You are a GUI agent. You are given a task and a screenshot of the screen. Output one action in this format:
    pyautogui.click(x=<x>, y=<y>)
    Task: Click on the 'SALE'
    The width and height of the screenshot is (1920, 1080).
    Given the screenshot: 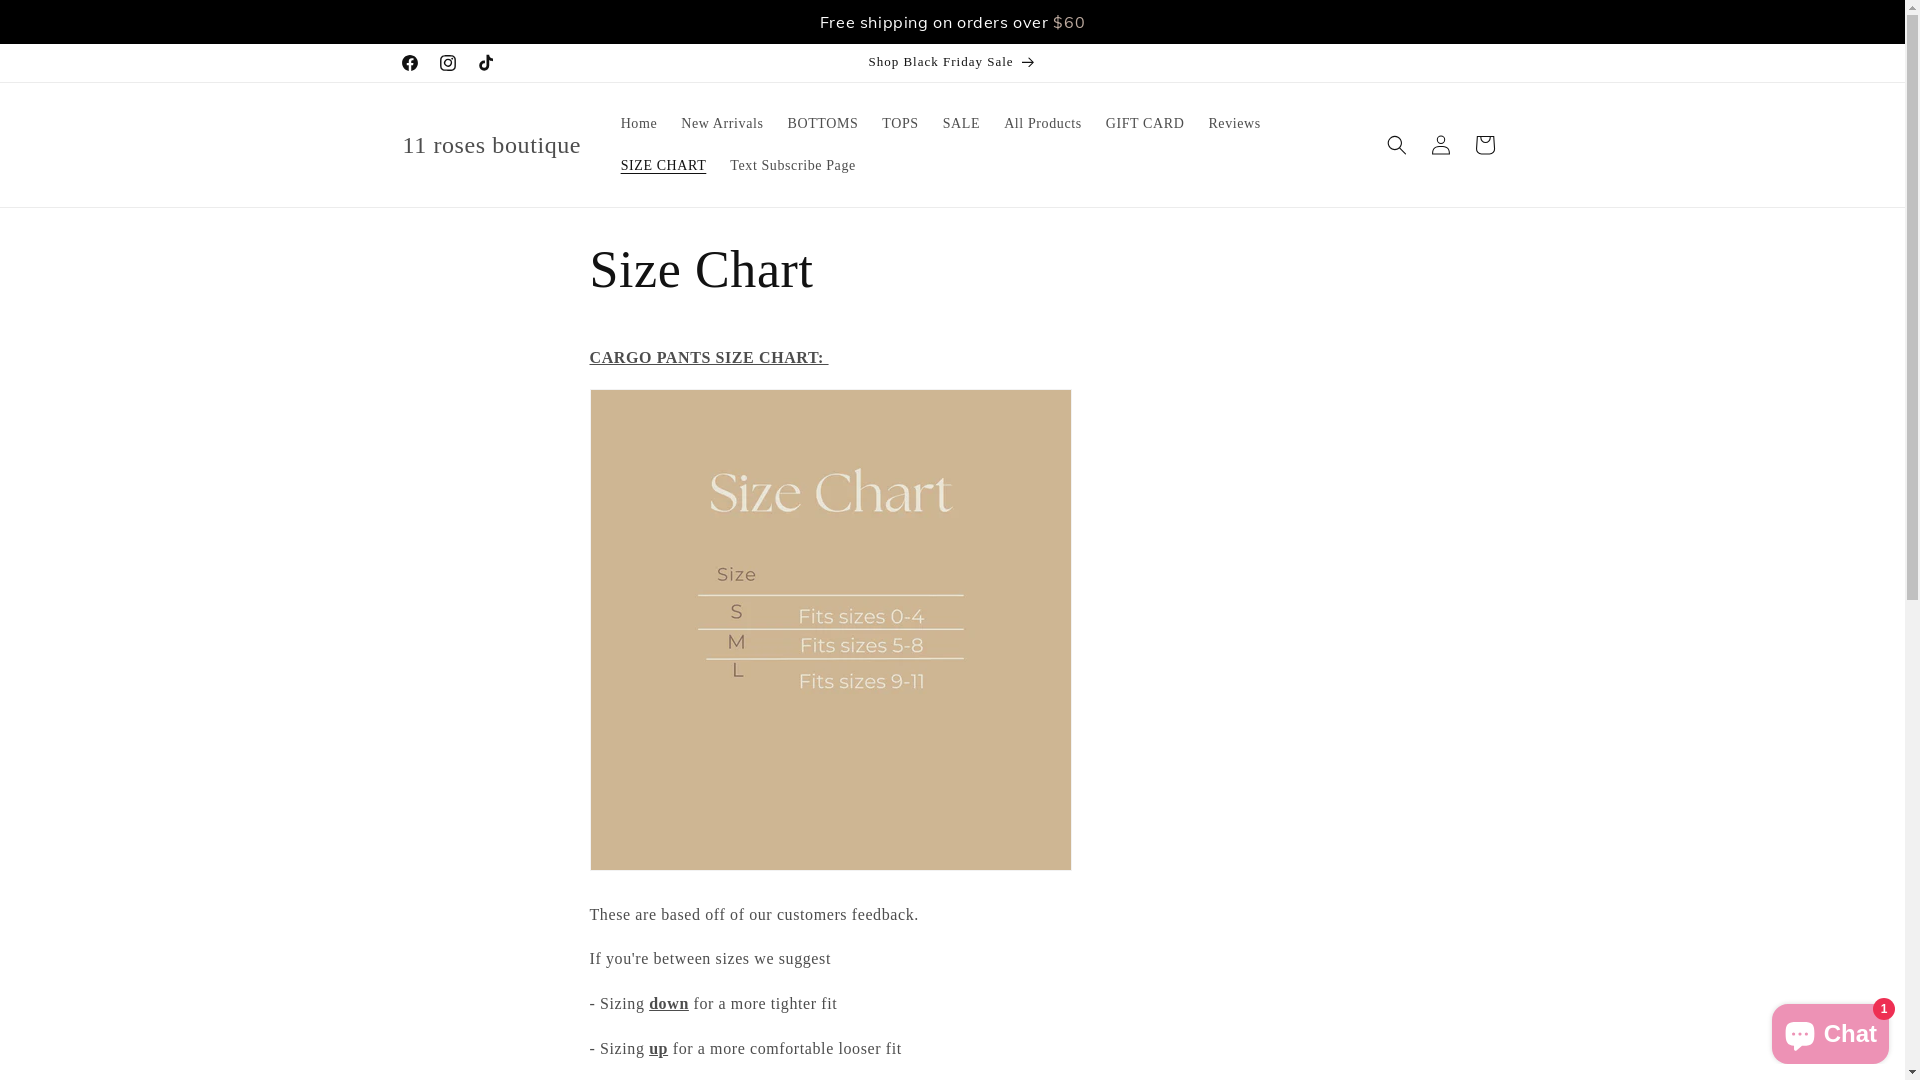 What is the action you would take?
    pyautogui.click(x=930, y=123)
    